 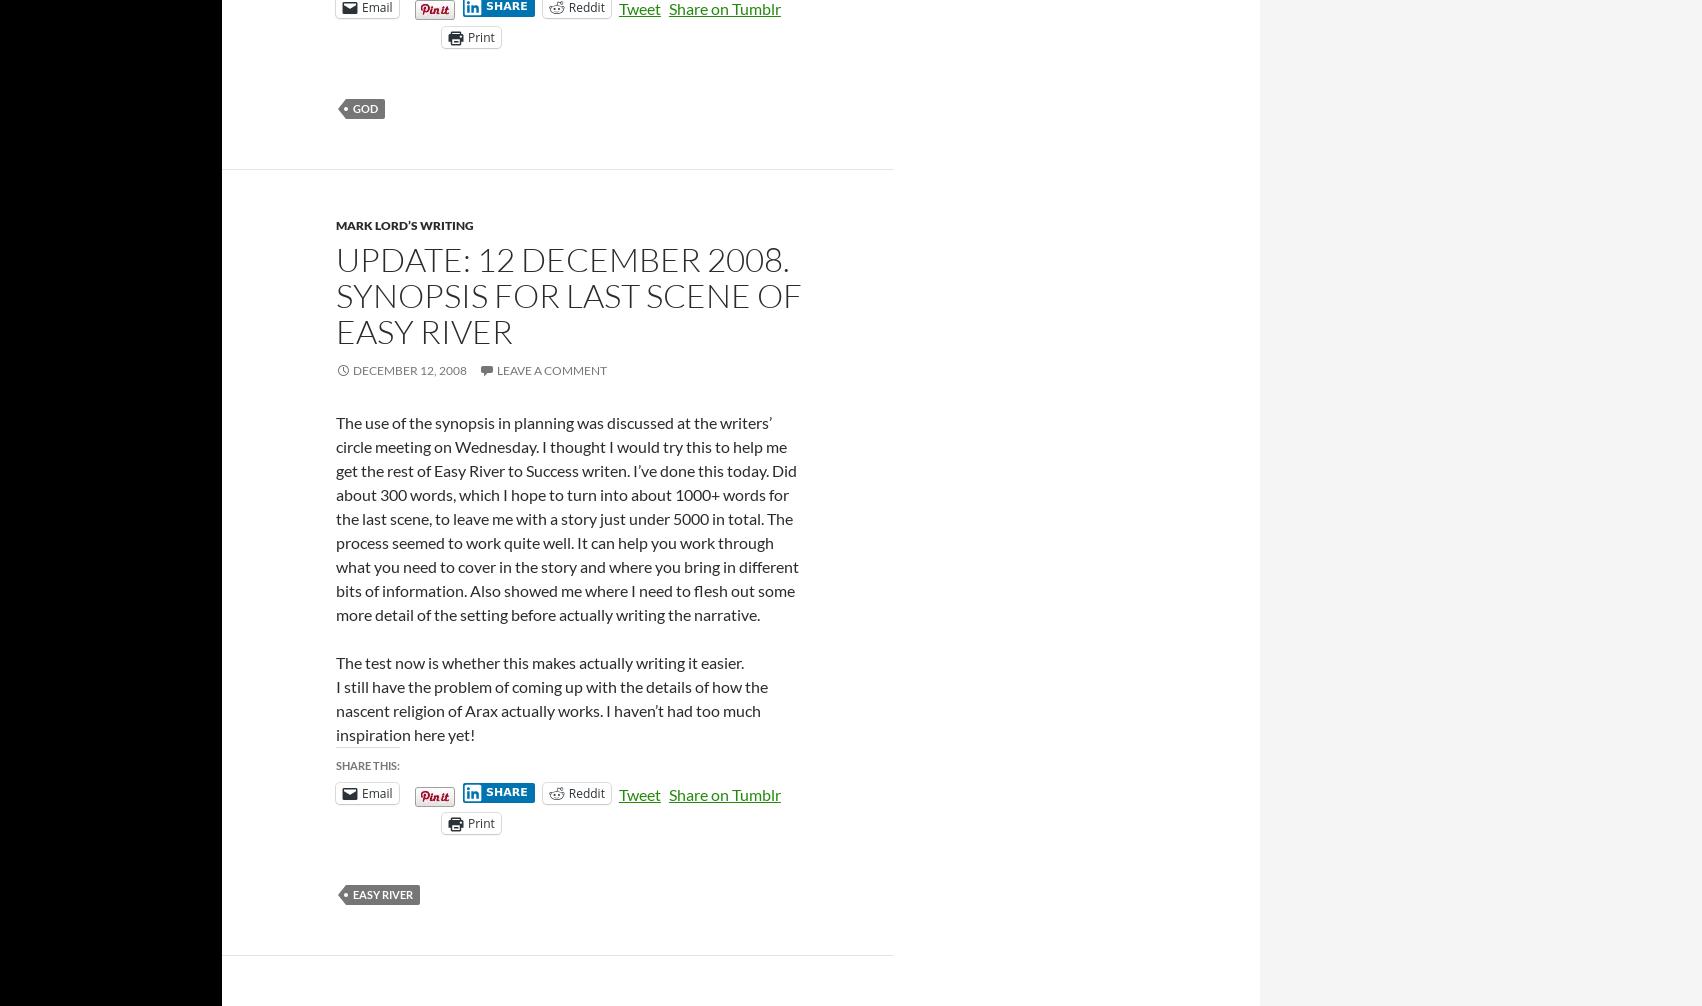 What do you see at coordinates (505, 790) in the screenshot?
I see `'Share'` at bounding box center [505, 790].